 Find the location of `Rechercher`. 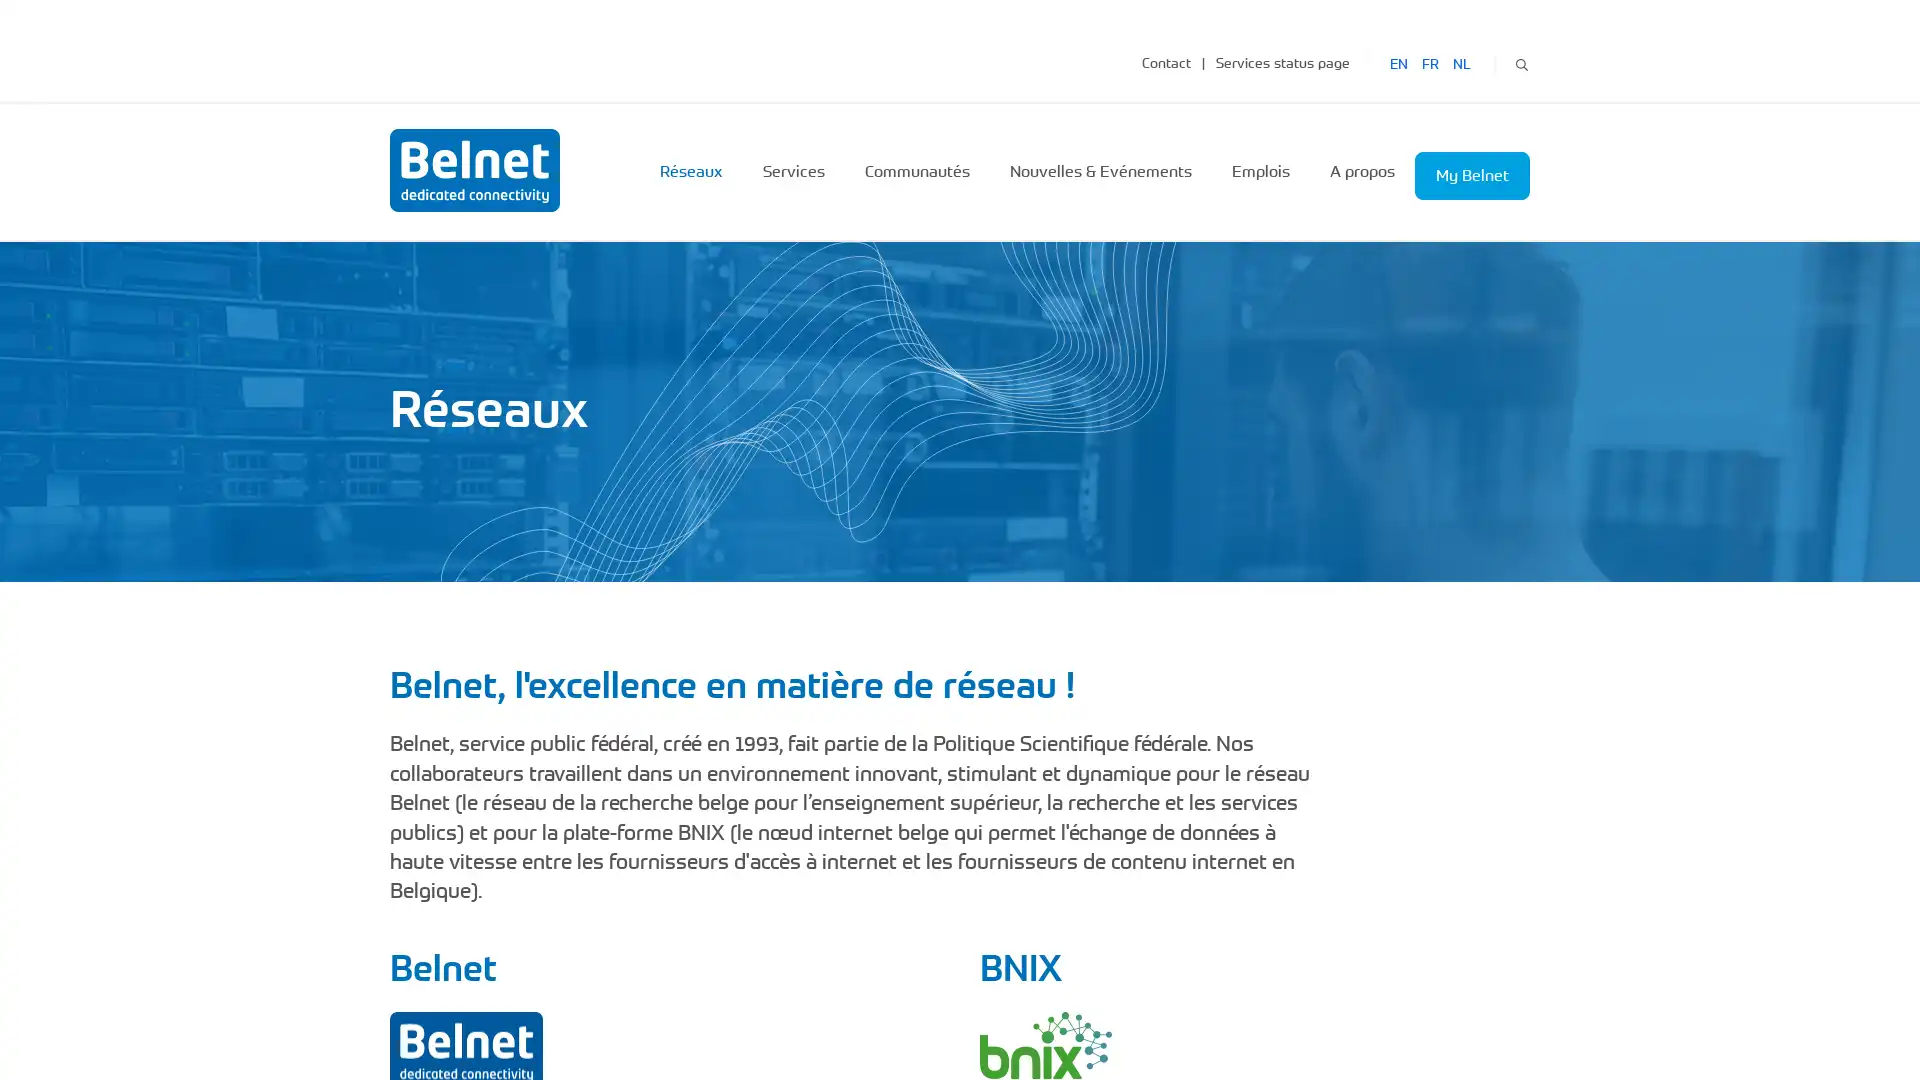

Rechercher is located at coordinates (1520, 61).